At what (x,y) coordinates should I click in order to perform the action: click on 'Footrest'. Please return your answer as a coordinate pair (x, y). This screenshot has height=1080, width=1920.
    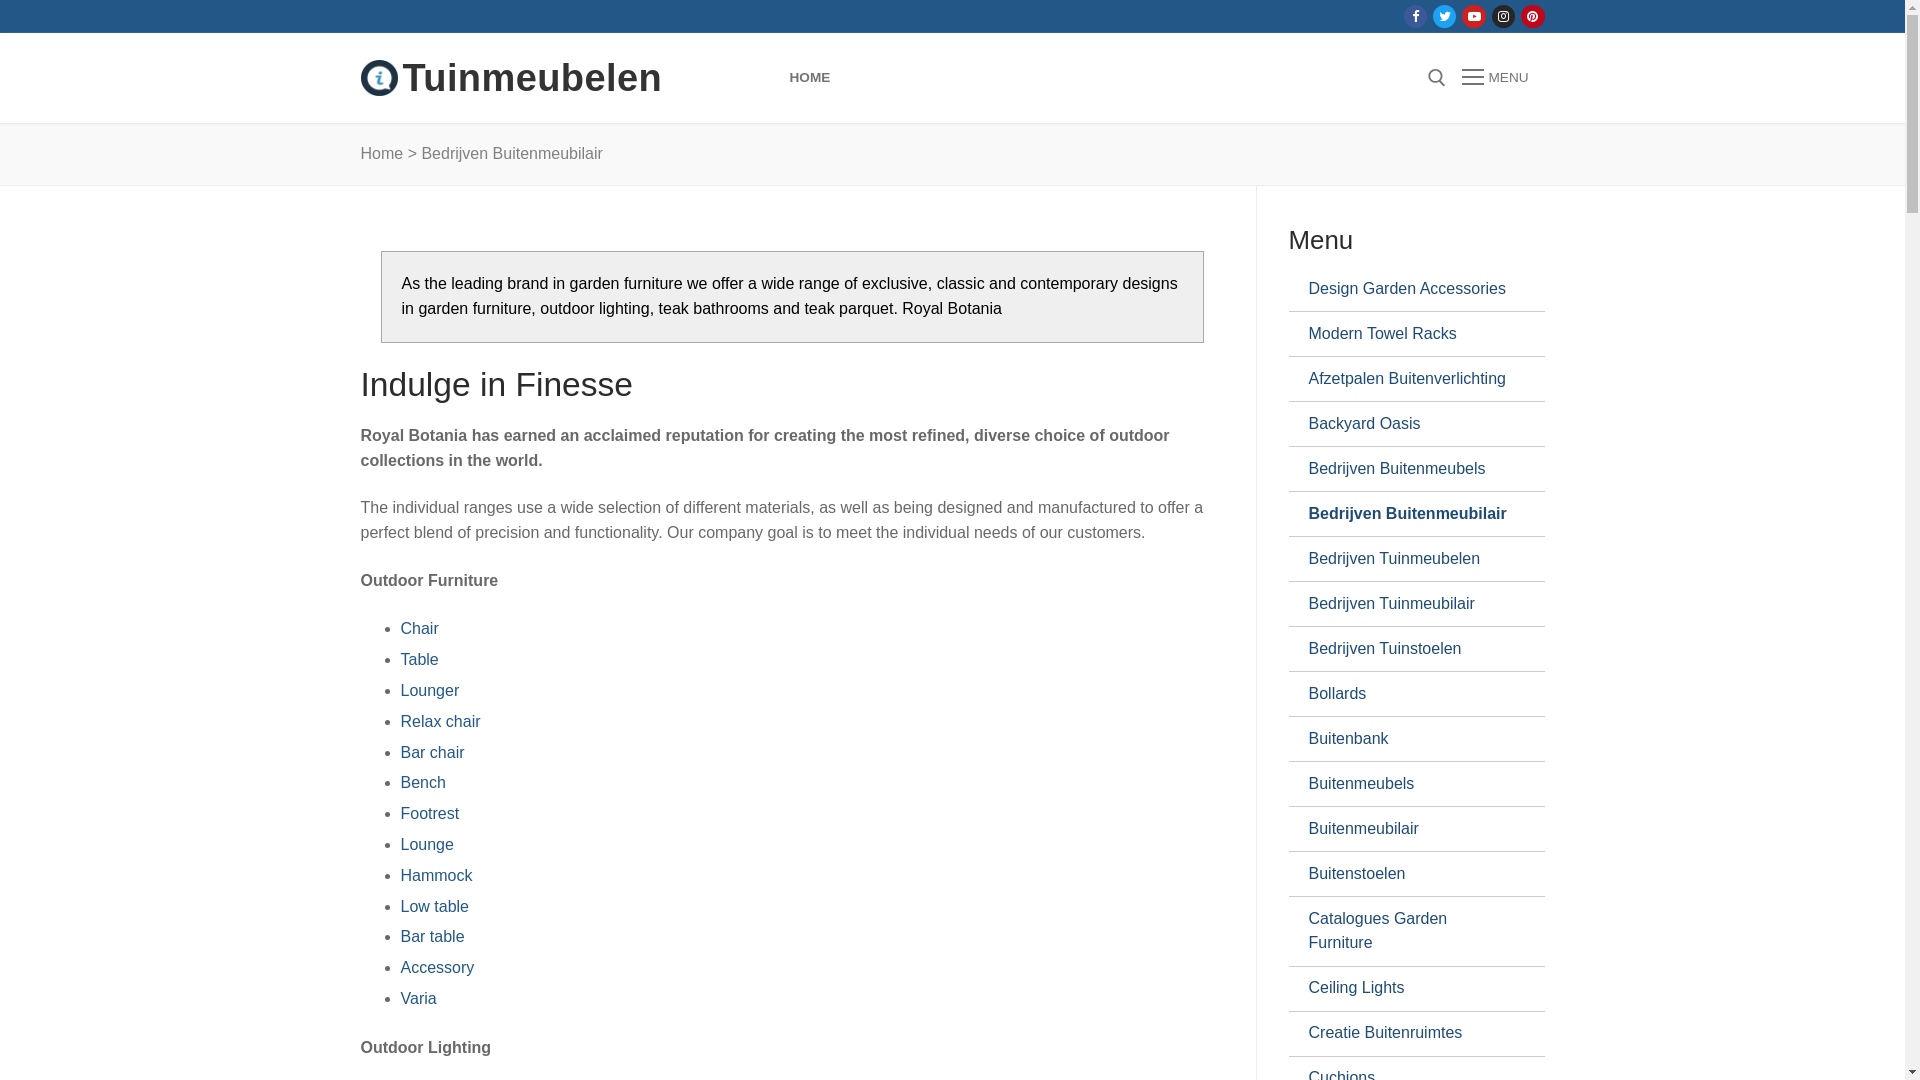
    Looking at the image, I should click on (428, 813).